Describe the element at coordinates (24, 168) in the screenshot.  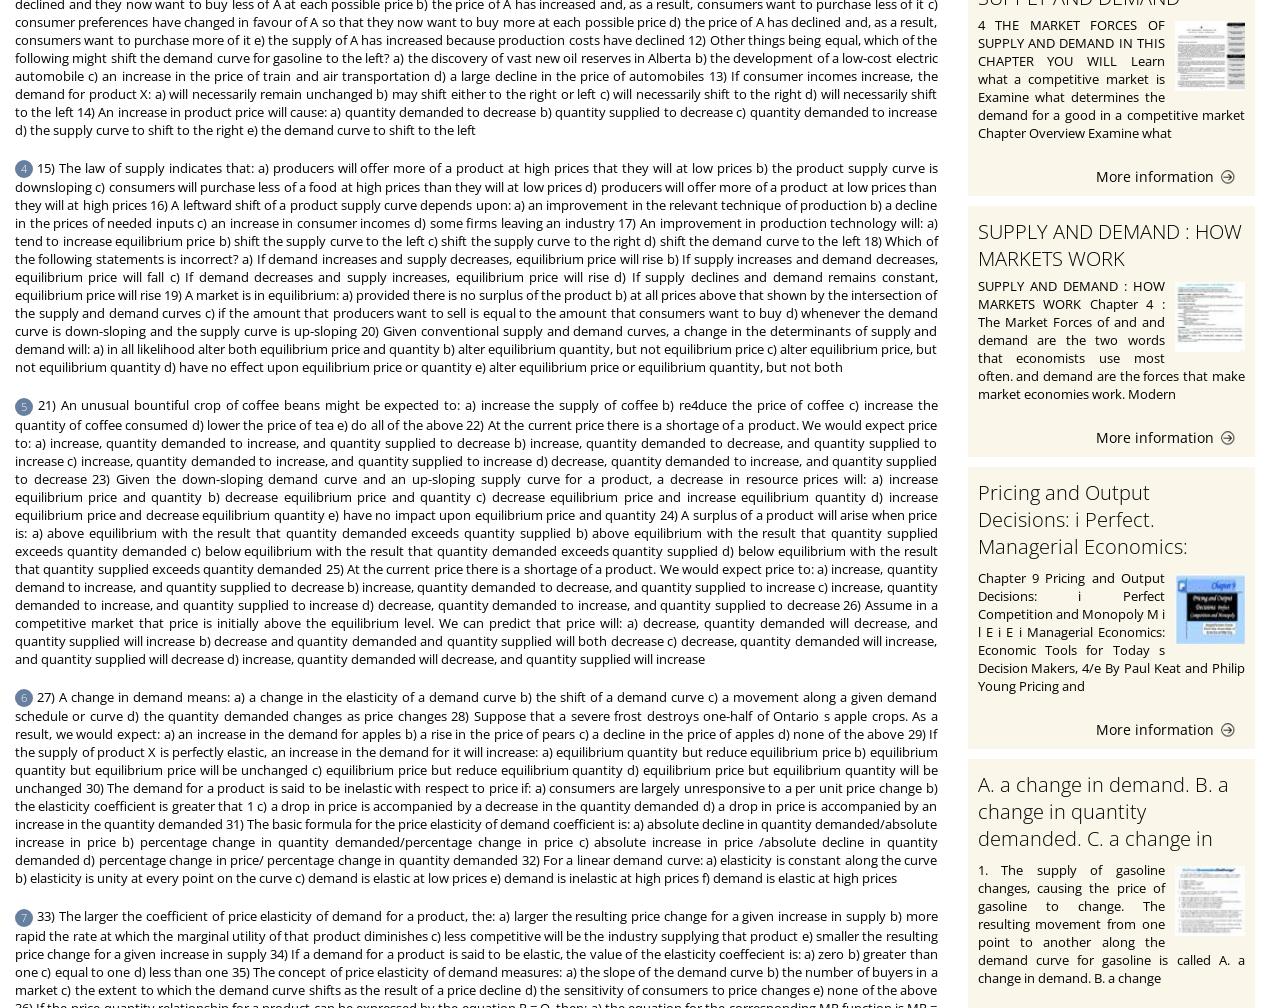
I see `'4'` at that location.